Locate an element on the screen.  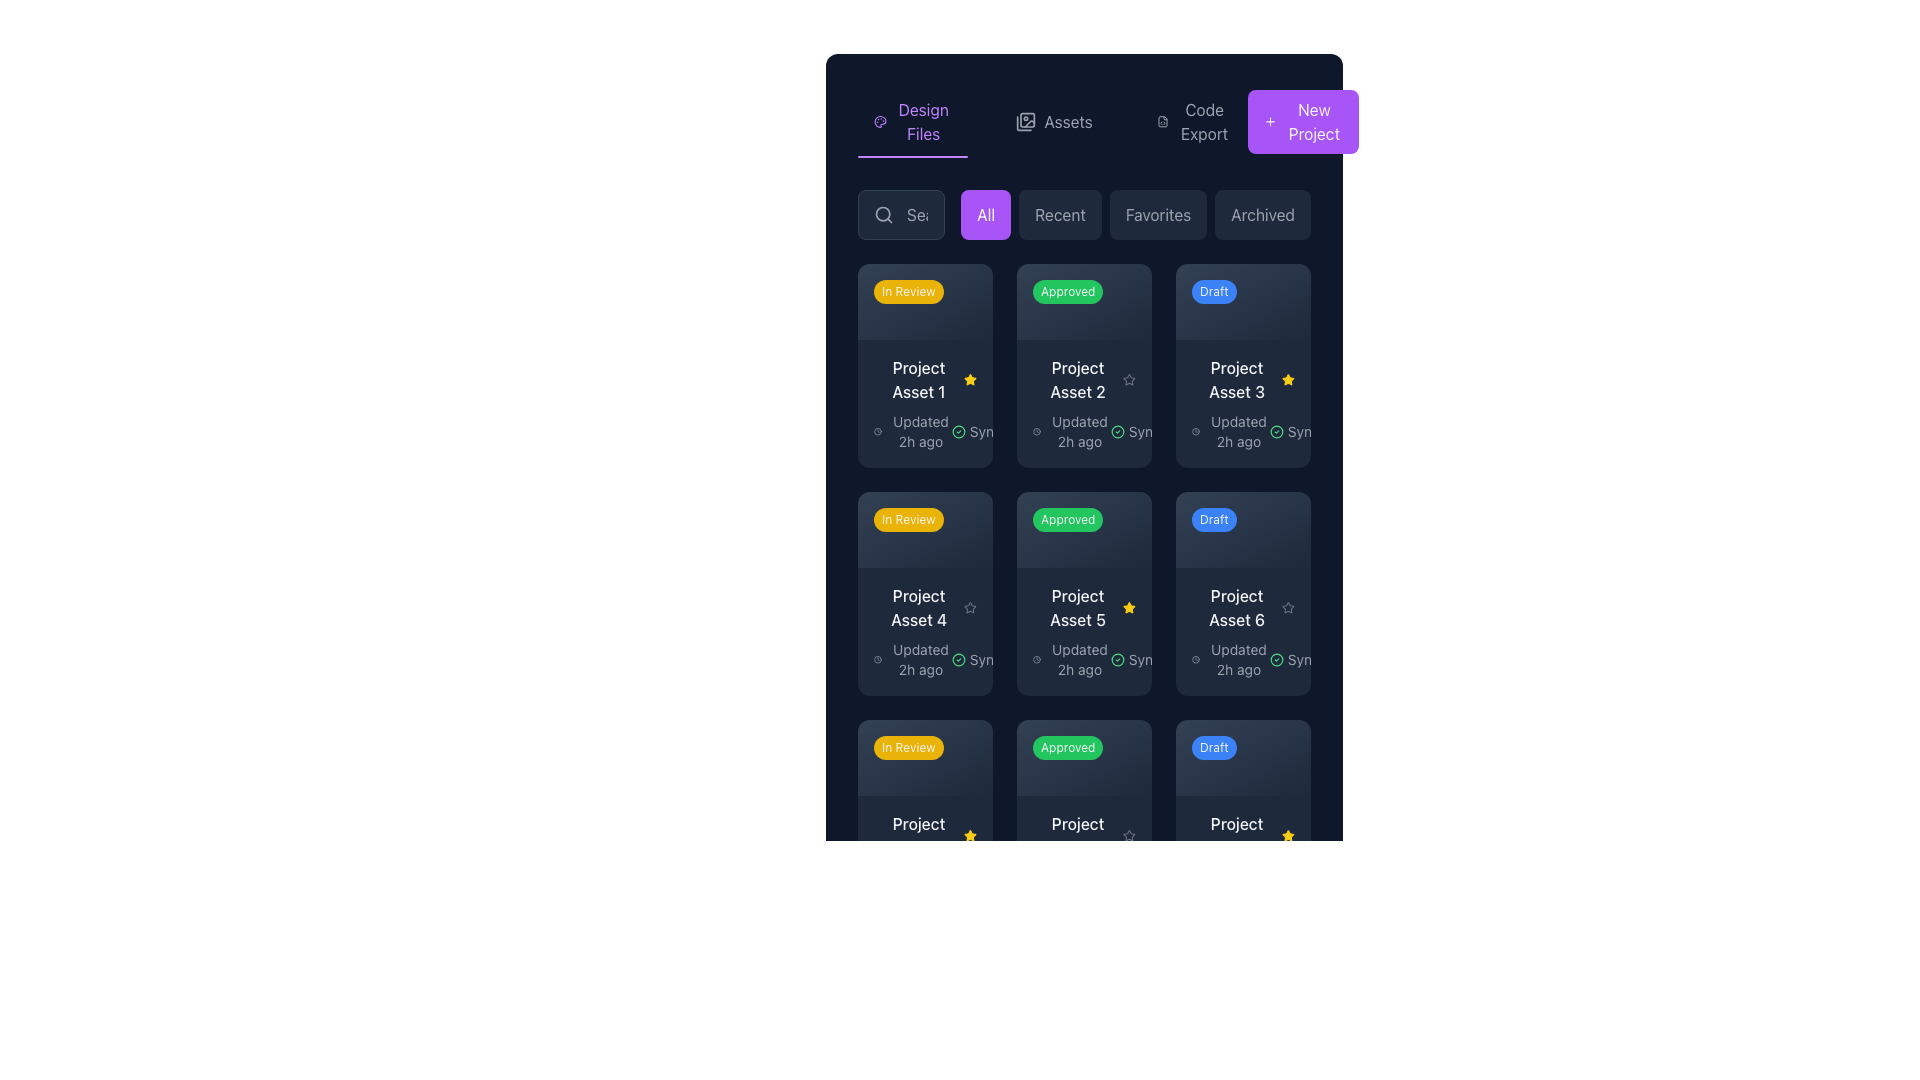
the synchronization status text label with an icon located in the bottom-left area of the content card titled 'Project Asset 4' is located at coordinates (984, 659).